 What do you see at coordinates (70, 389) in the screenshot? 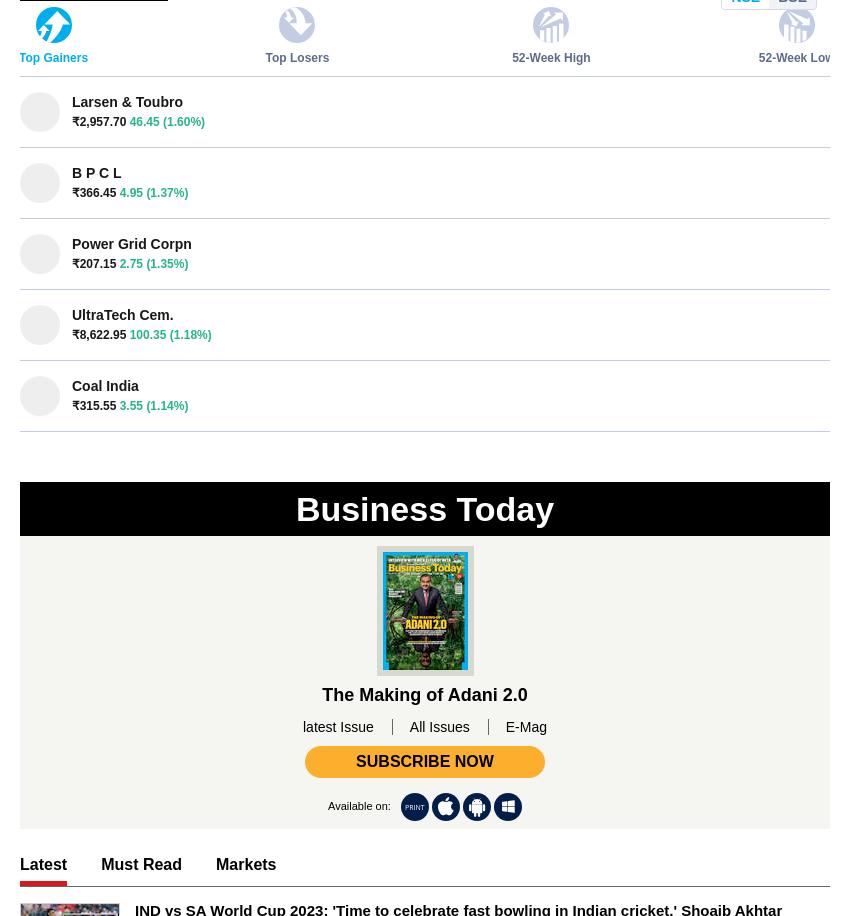
I see `'Cover Story'` at bounding box center [70, 389].